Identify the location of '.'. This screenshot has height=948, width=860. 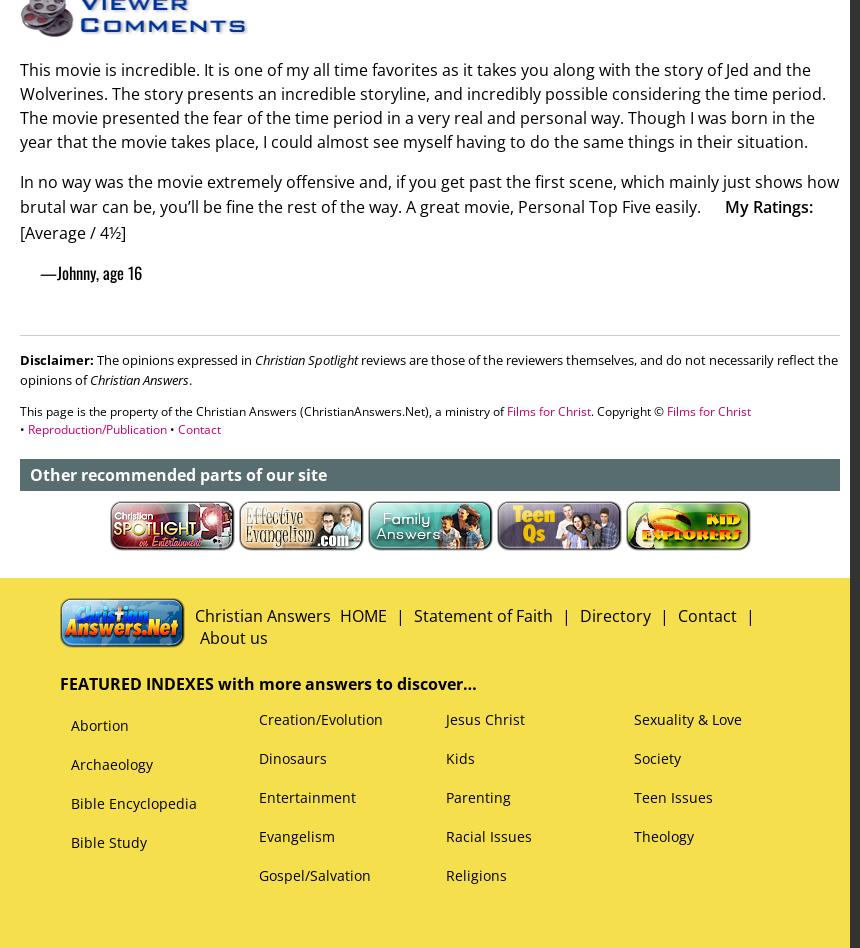
(189, 378).